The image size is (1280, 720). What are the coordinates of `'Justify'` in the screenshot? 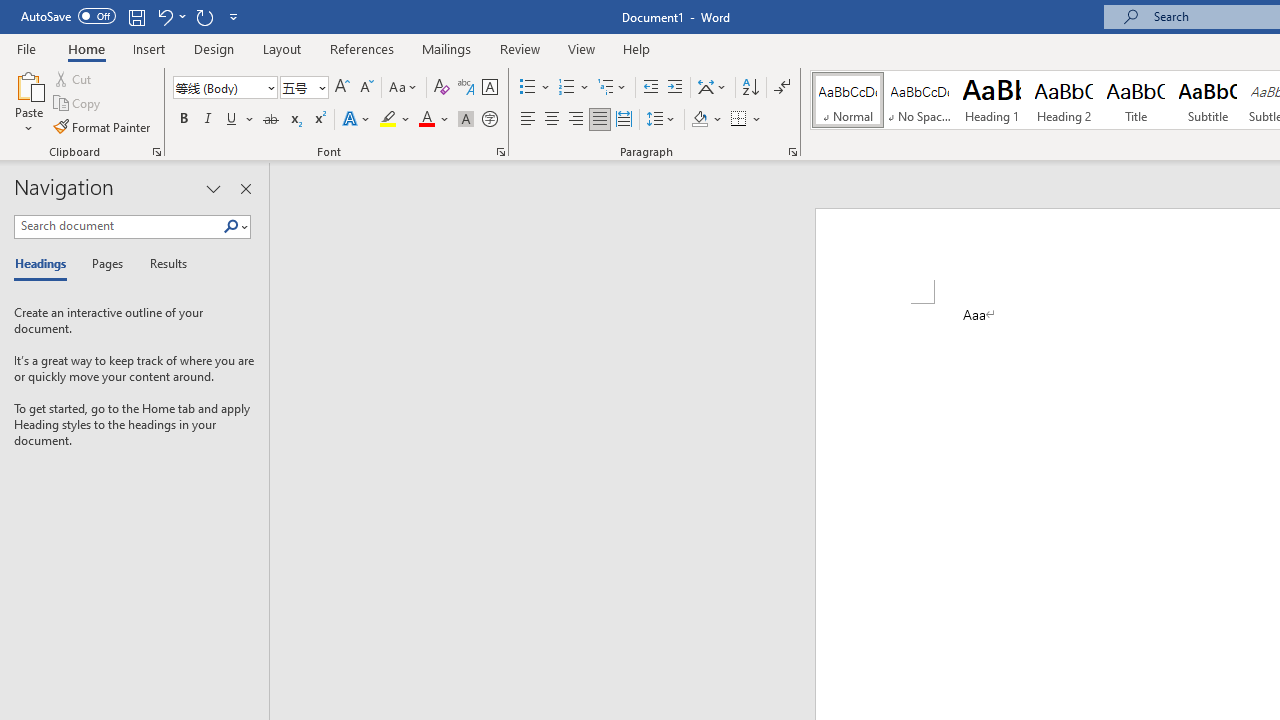 It's located at (598, 119).